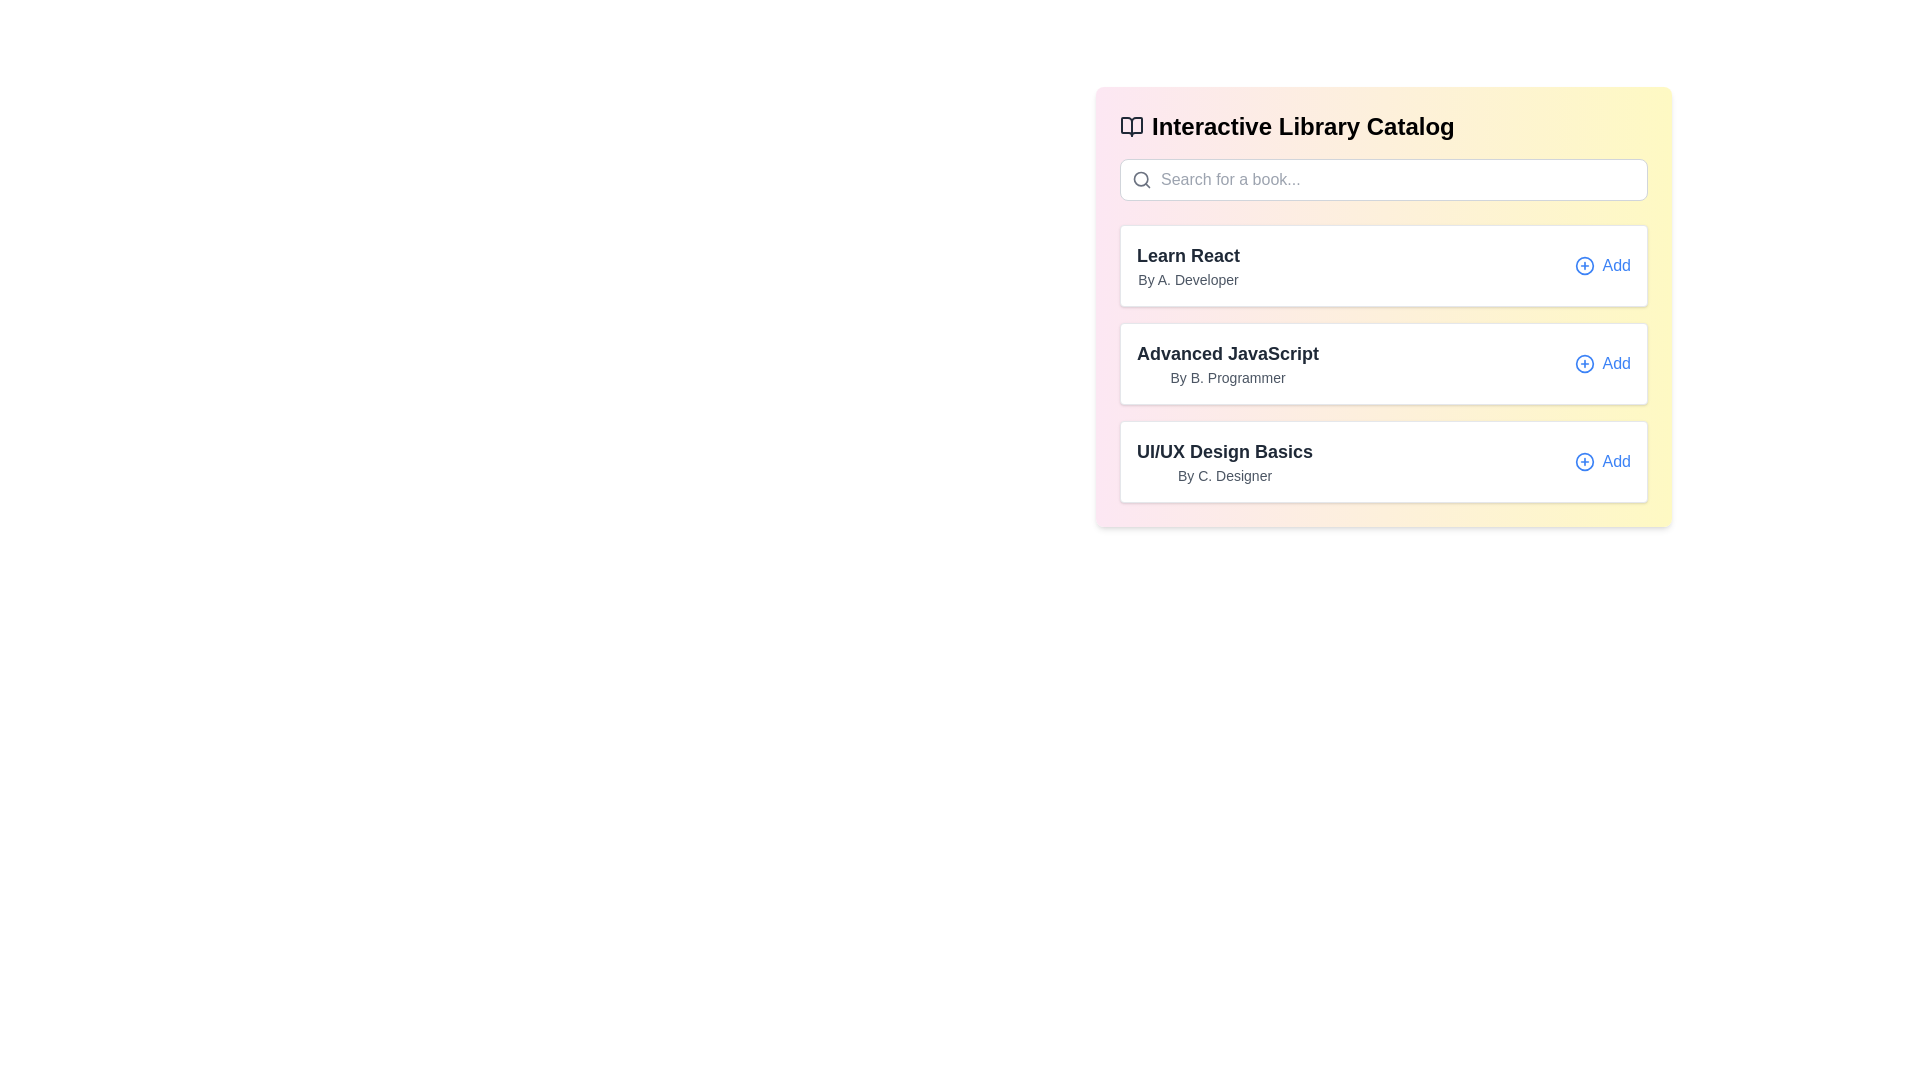 The height and width of the screenshot is (1080, 1920). I want to click on the informational text block that provides details about the book 'Learn React' by author 'A. Developer', which is the first item in the library catalog interface, so click(1188, 265).